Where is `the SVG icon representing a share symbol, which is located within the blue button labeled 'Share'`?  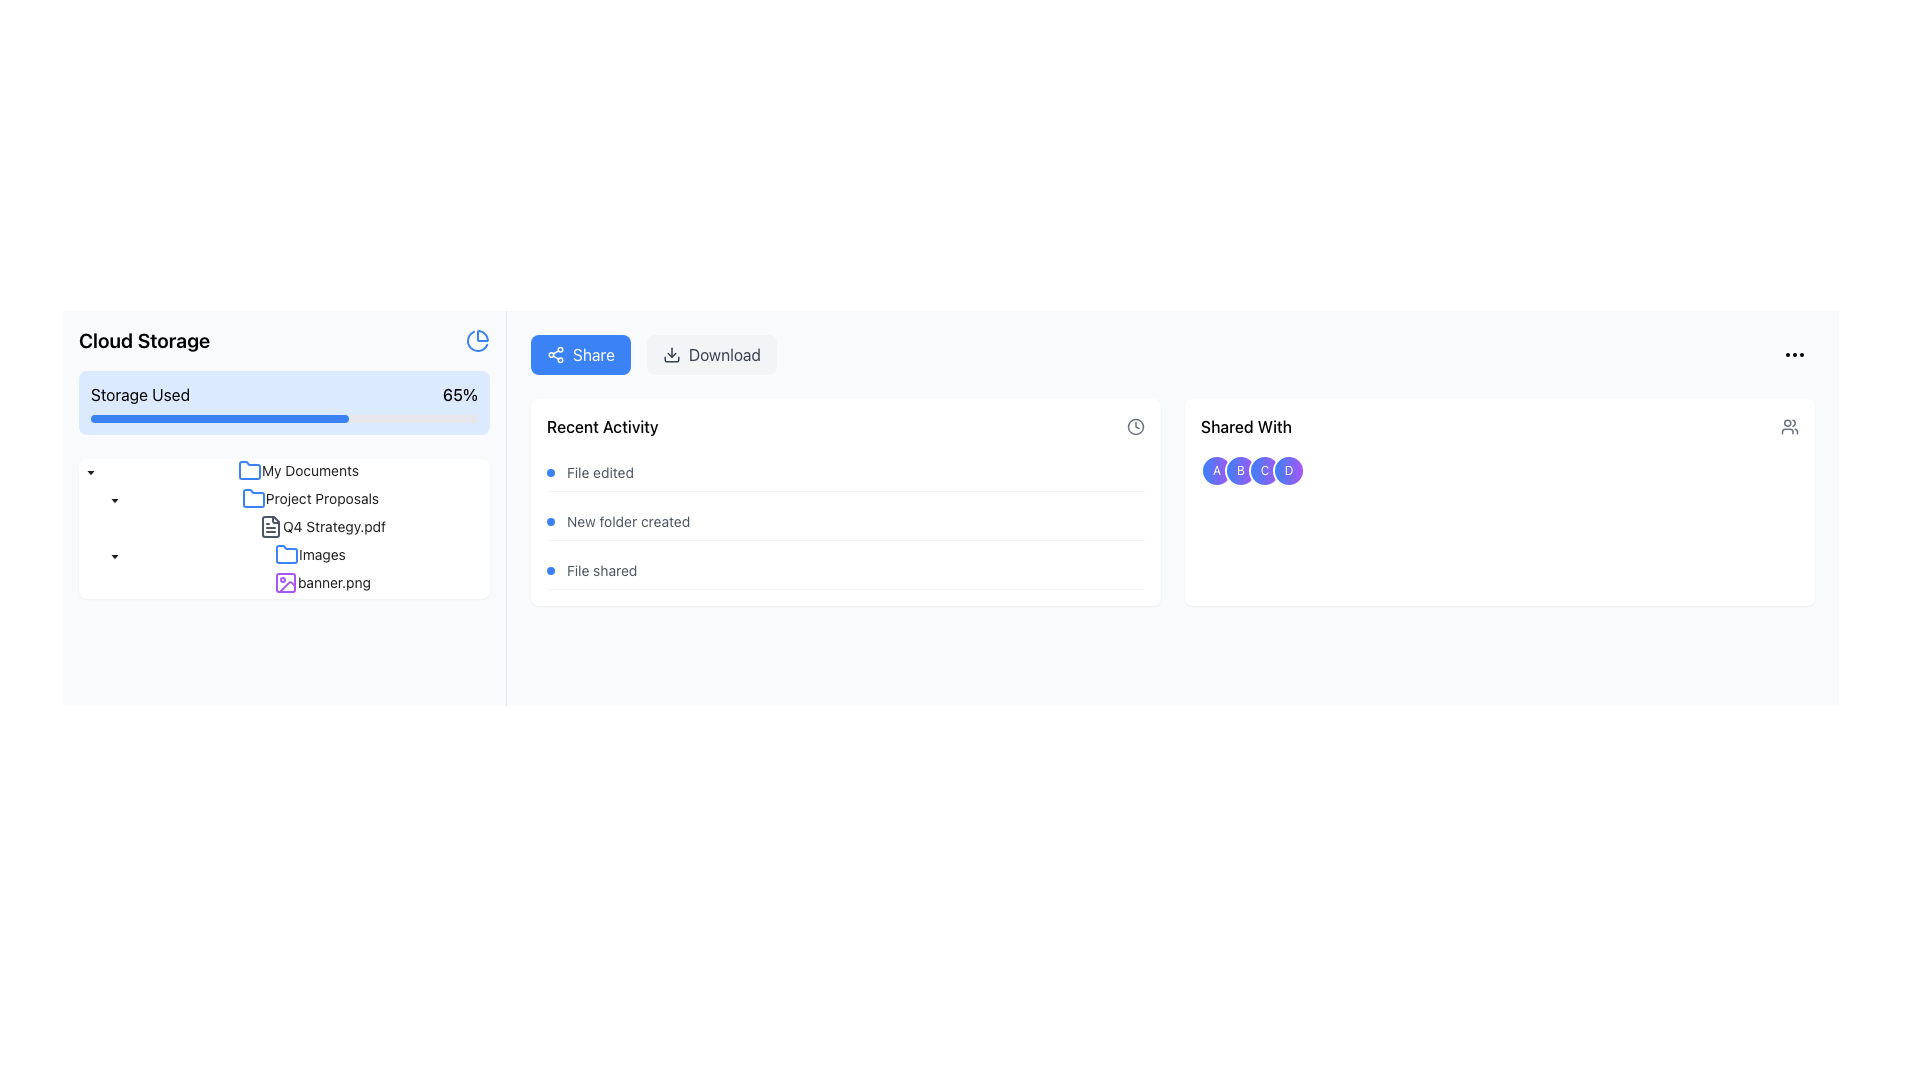
the SVG icon representing a share symbol, which is located within the blue button labeled 'Share' is located at coordinates (556, 353).